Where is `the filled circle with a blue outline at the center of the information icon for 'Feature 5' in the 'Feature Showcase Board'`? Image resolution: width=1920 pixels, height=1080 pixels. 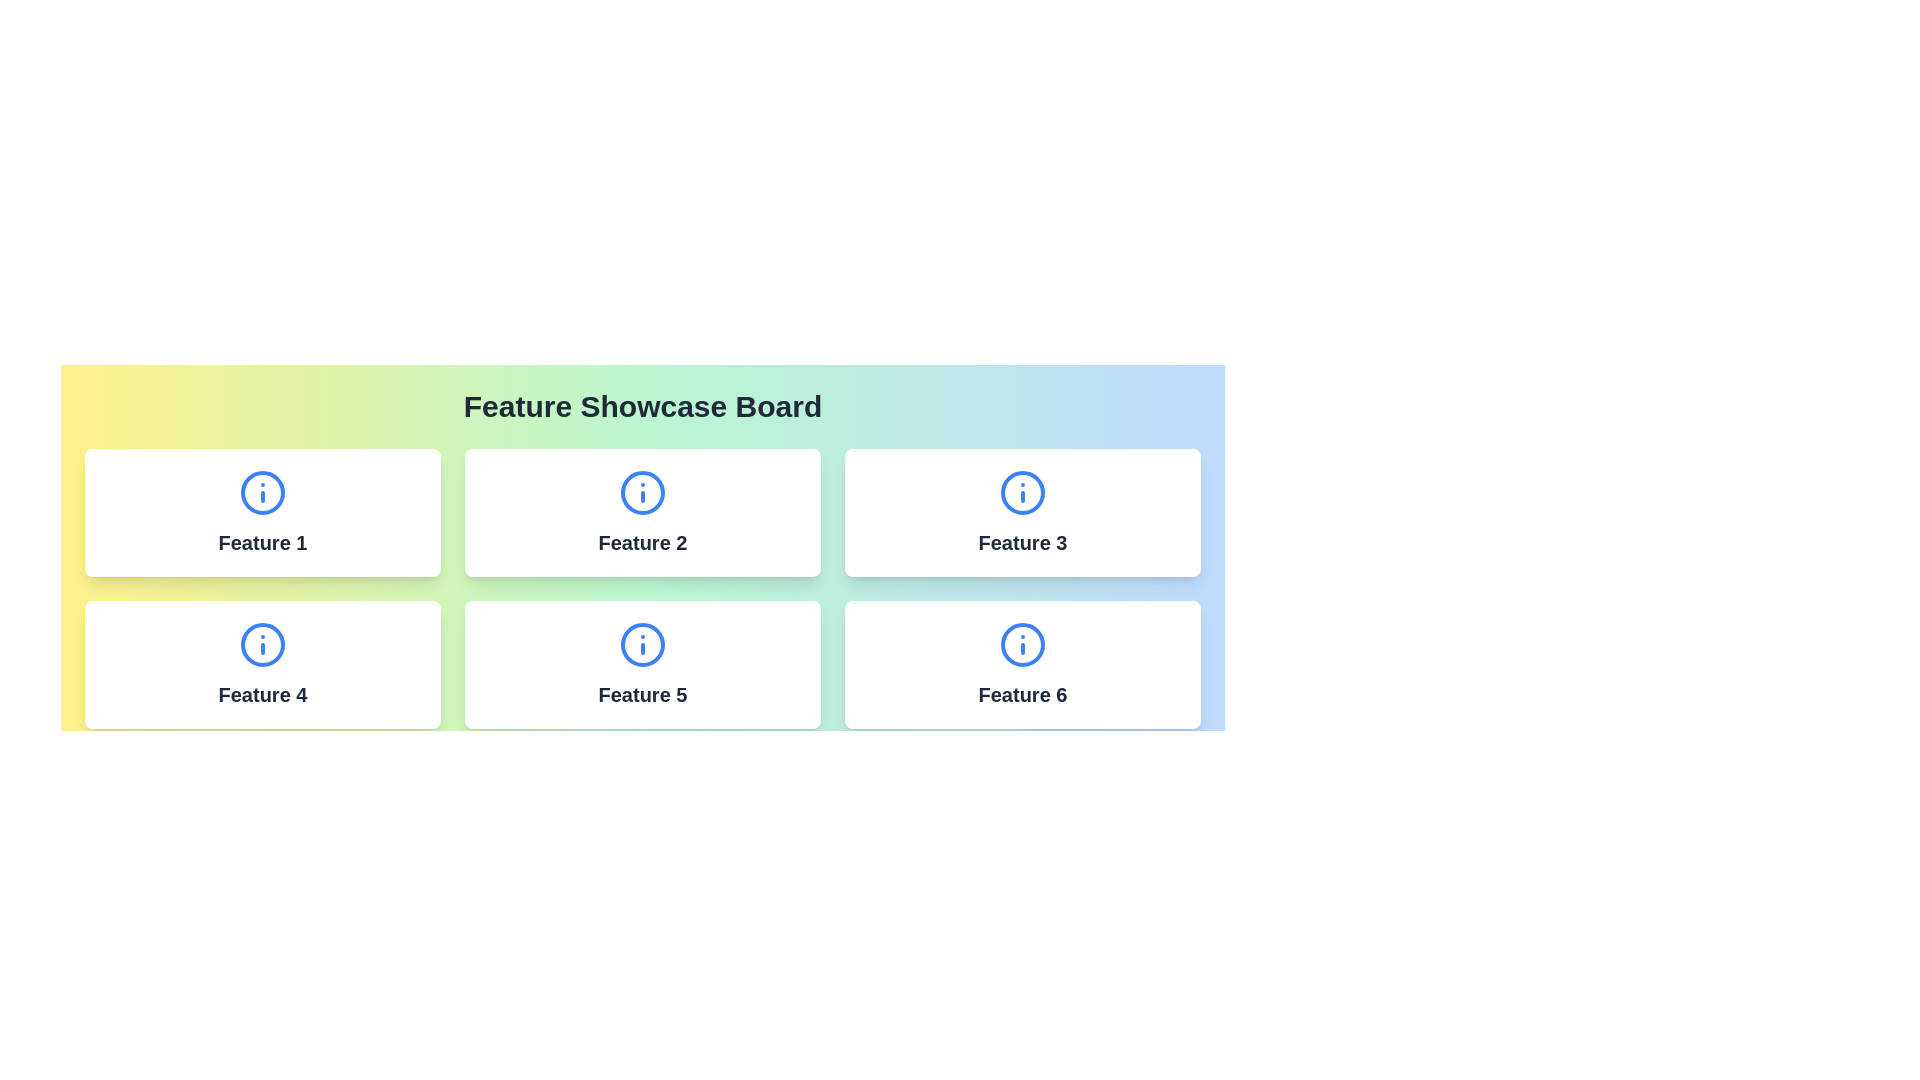
the filled circle with a blue outline at the center of the information icon for 'Feature 5' in the 'Feature Showcase Board' is located at coordinates (643, 644).